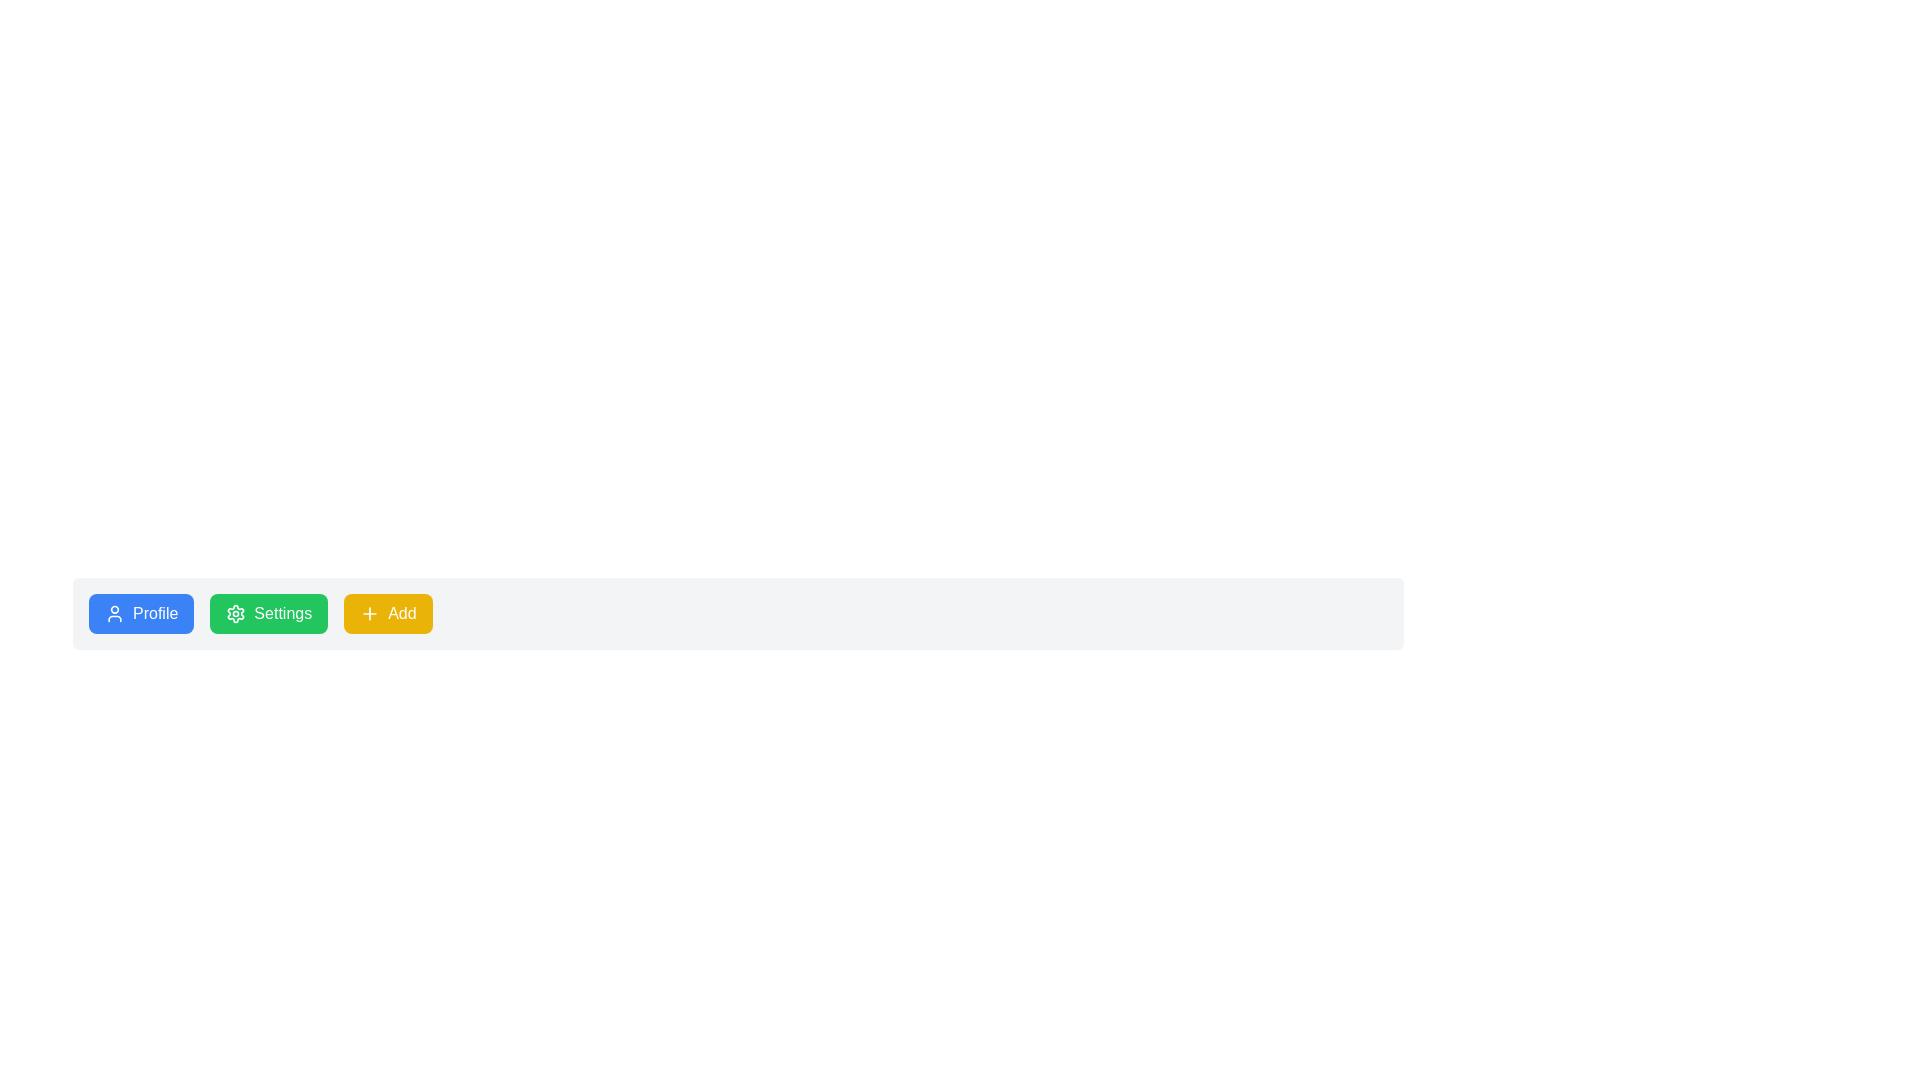 The width and height of the screenshot is (1920, 1080). What do you see at coordinates (114, 612) in the screenshot?
I see `the small blue user icon within the 'Profile' button` at bounding box center [114, 612].